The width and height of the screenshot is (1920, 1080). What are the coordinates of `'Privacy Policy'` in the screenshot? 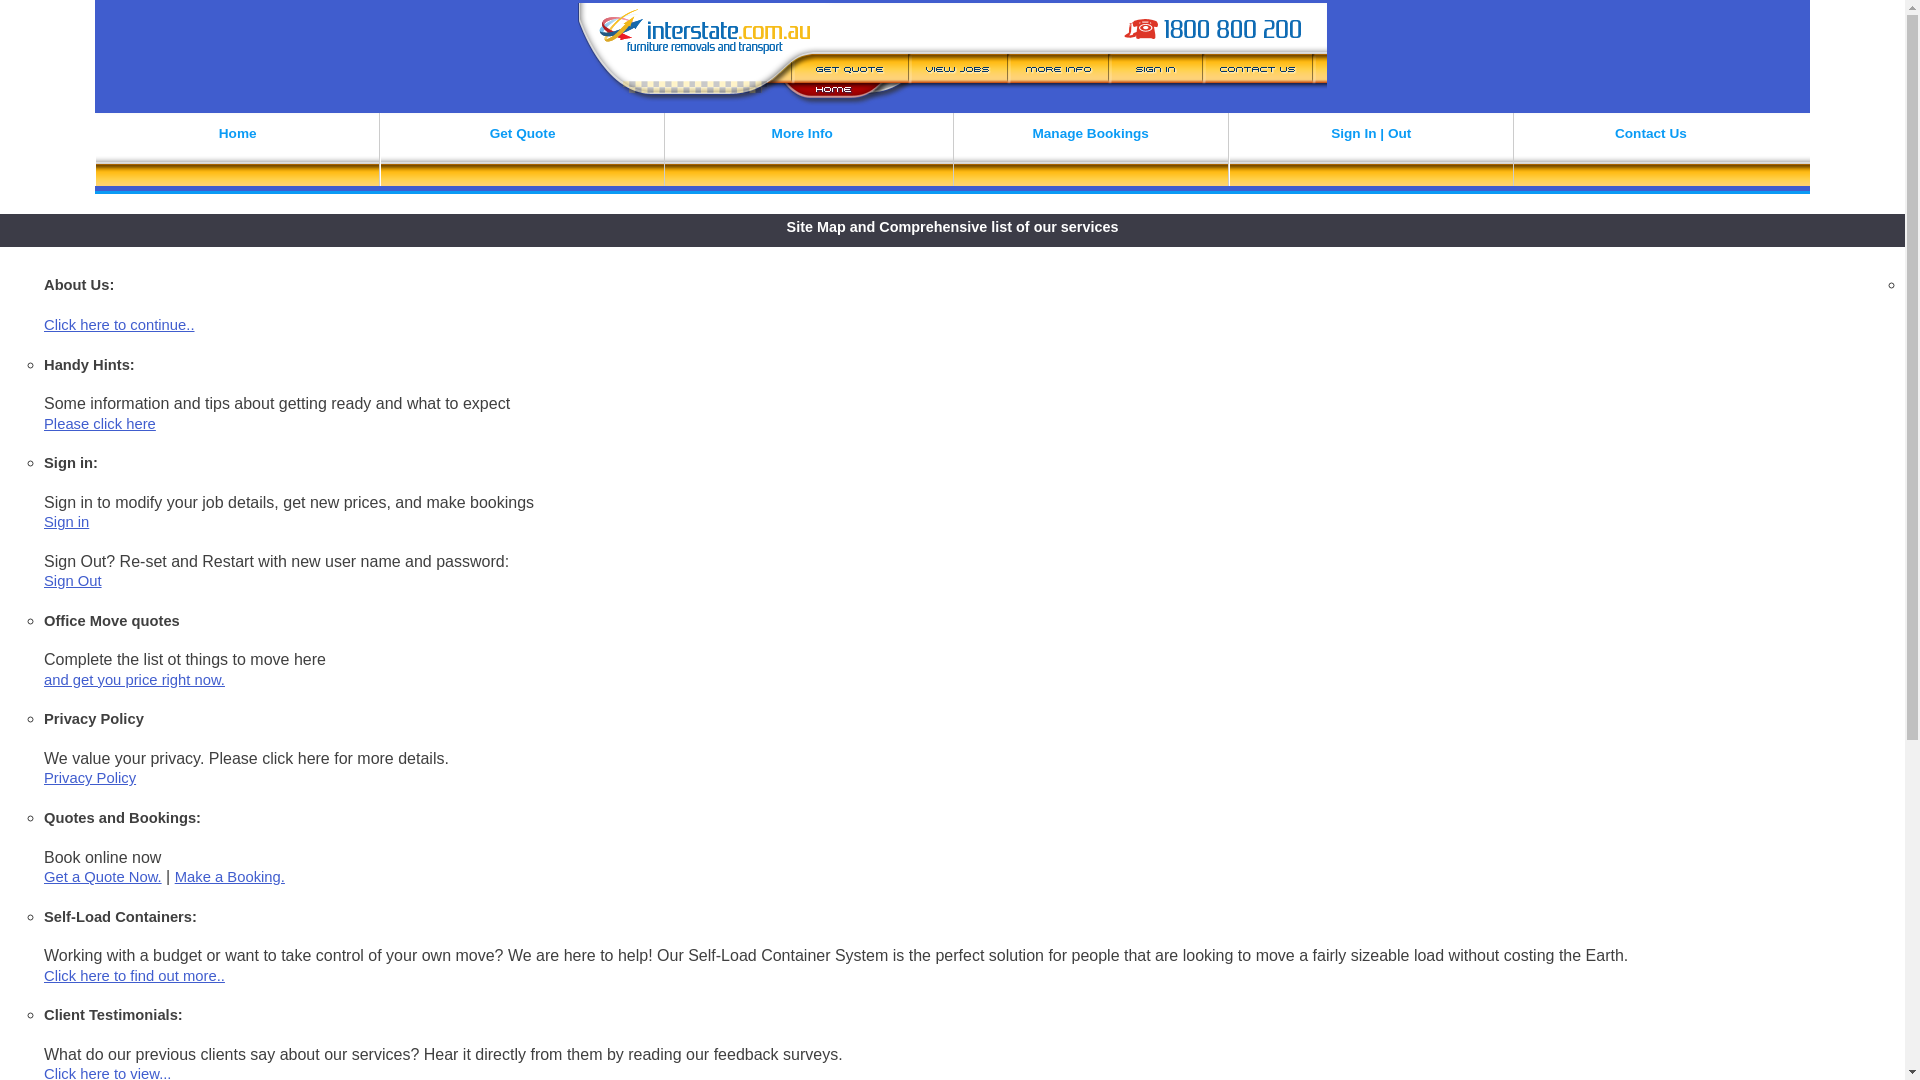 It's located at (89, 777).